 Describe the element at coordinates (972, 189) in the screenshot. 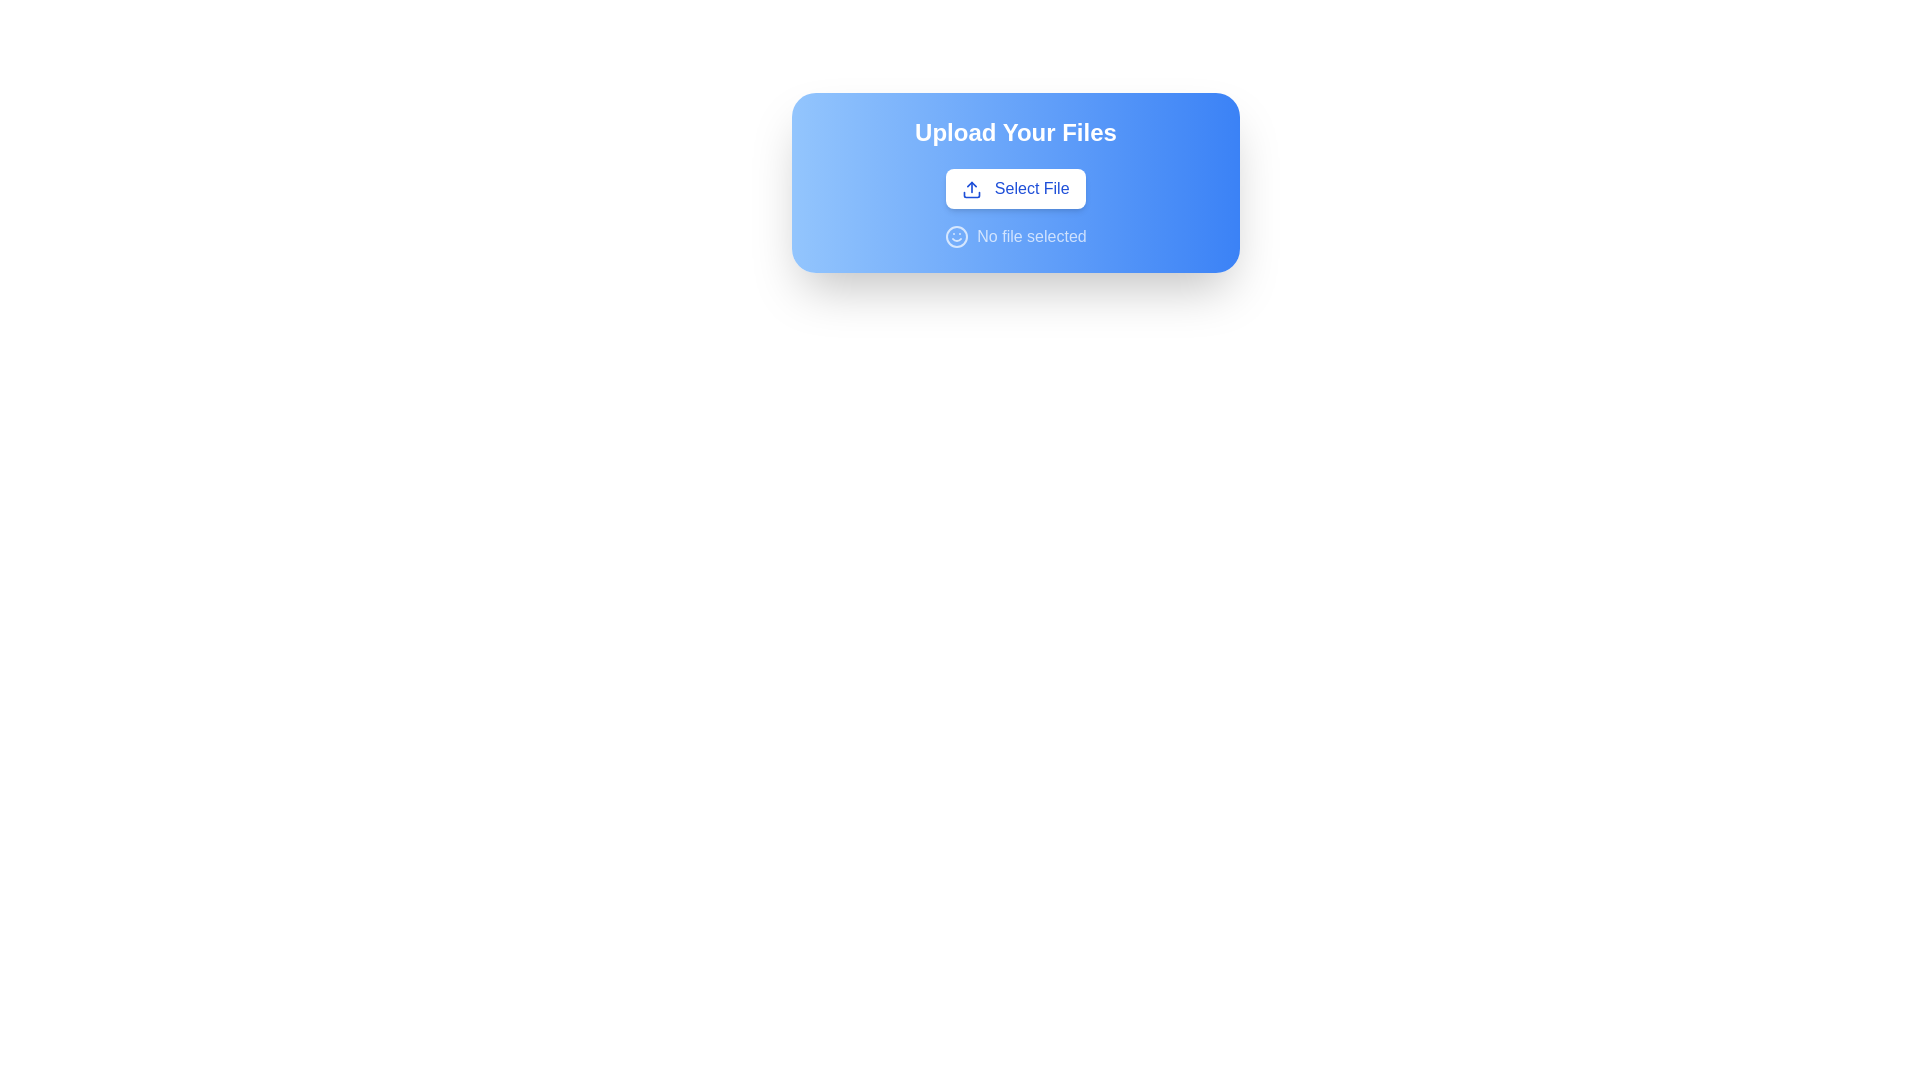

I see `the upload icon, which is a stylized SVG graphic with an upward-pointing arrow, located to the left of the text 'Select File'` at that location.